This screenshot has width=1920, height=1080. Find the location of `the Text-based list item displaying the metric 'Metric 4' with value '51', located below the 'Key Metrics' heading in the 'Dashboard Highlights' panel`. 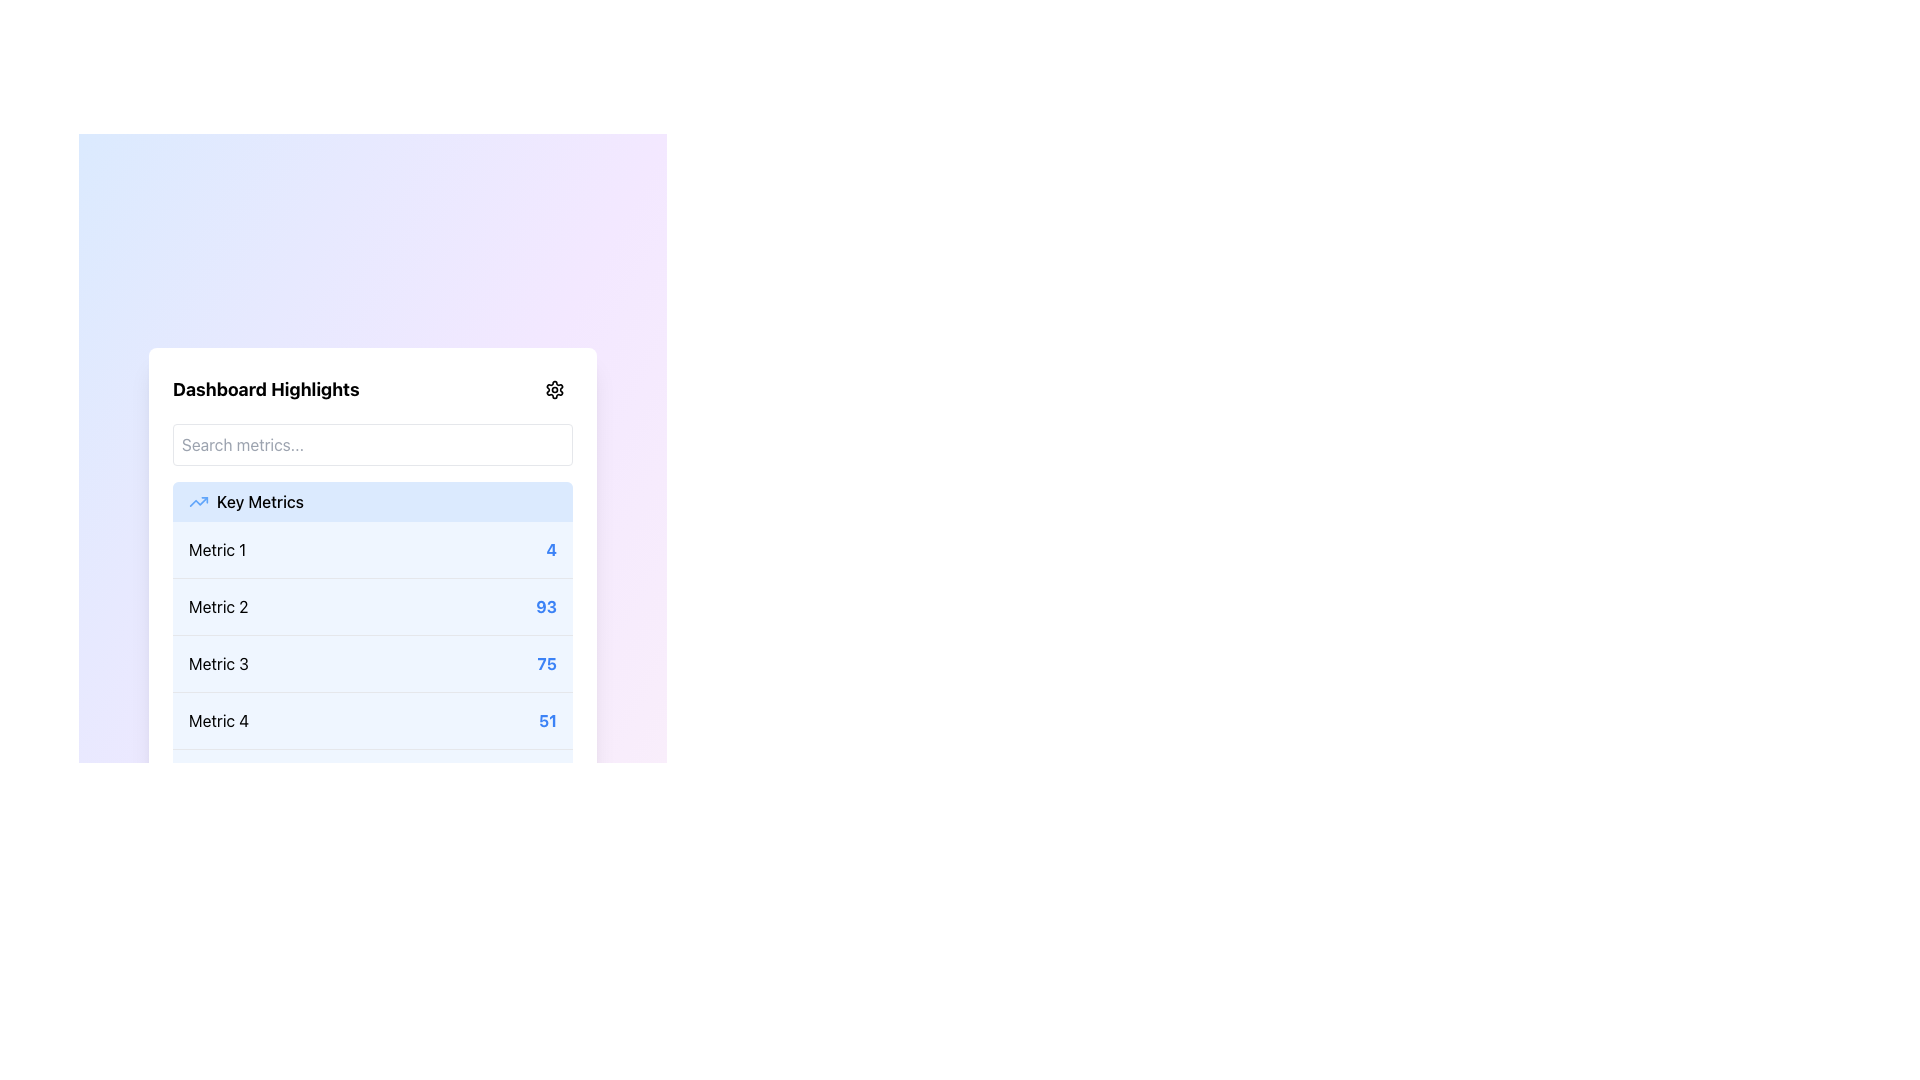

the Text-based list item displaying the metric 'Metric 4' with value '51', located below the 'Key Metrics' heading in the 'Dashboard Highlights' panel is located at coordinates (373, 721).